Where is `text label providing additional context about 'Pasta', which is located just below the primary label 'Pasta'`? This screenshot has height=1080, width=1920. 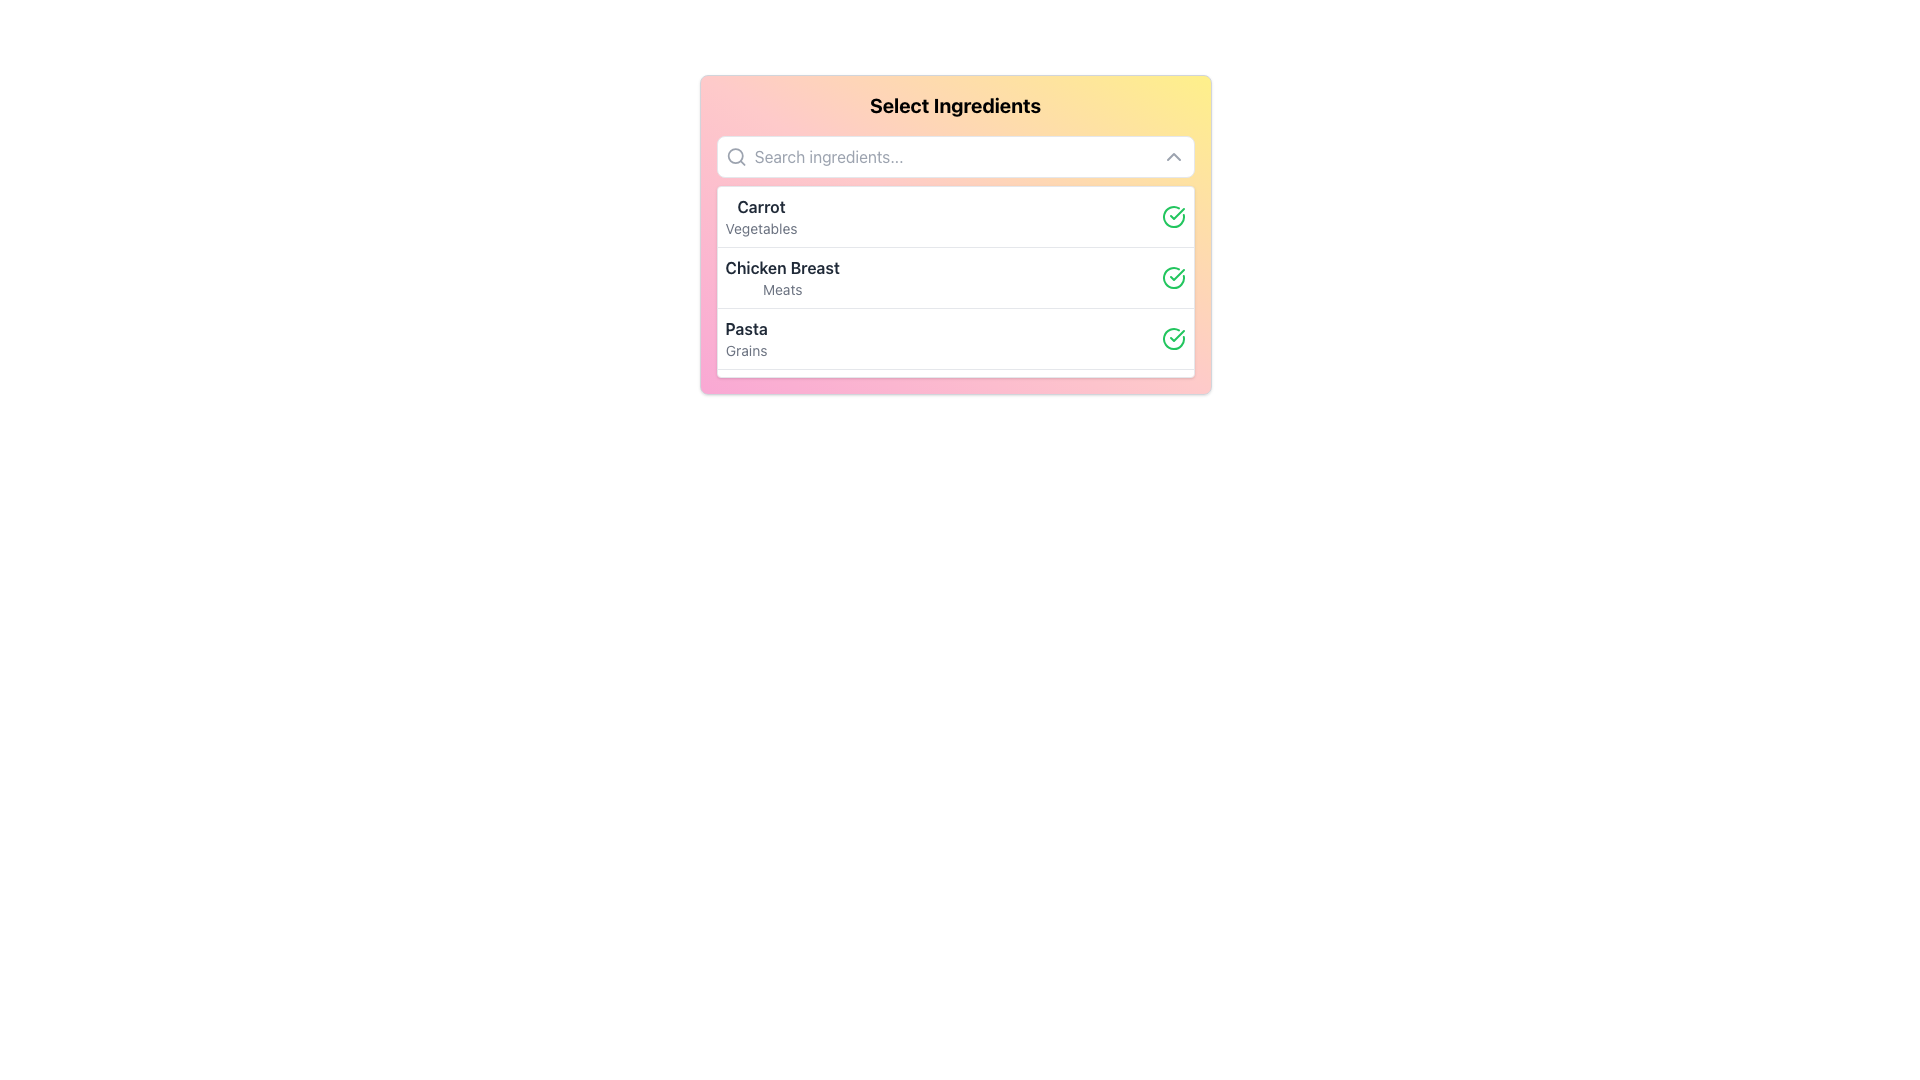
text label providing additional context about 'Pasta', which is located just below the primary label 'Pasta' is located at coordinates (745, 350).